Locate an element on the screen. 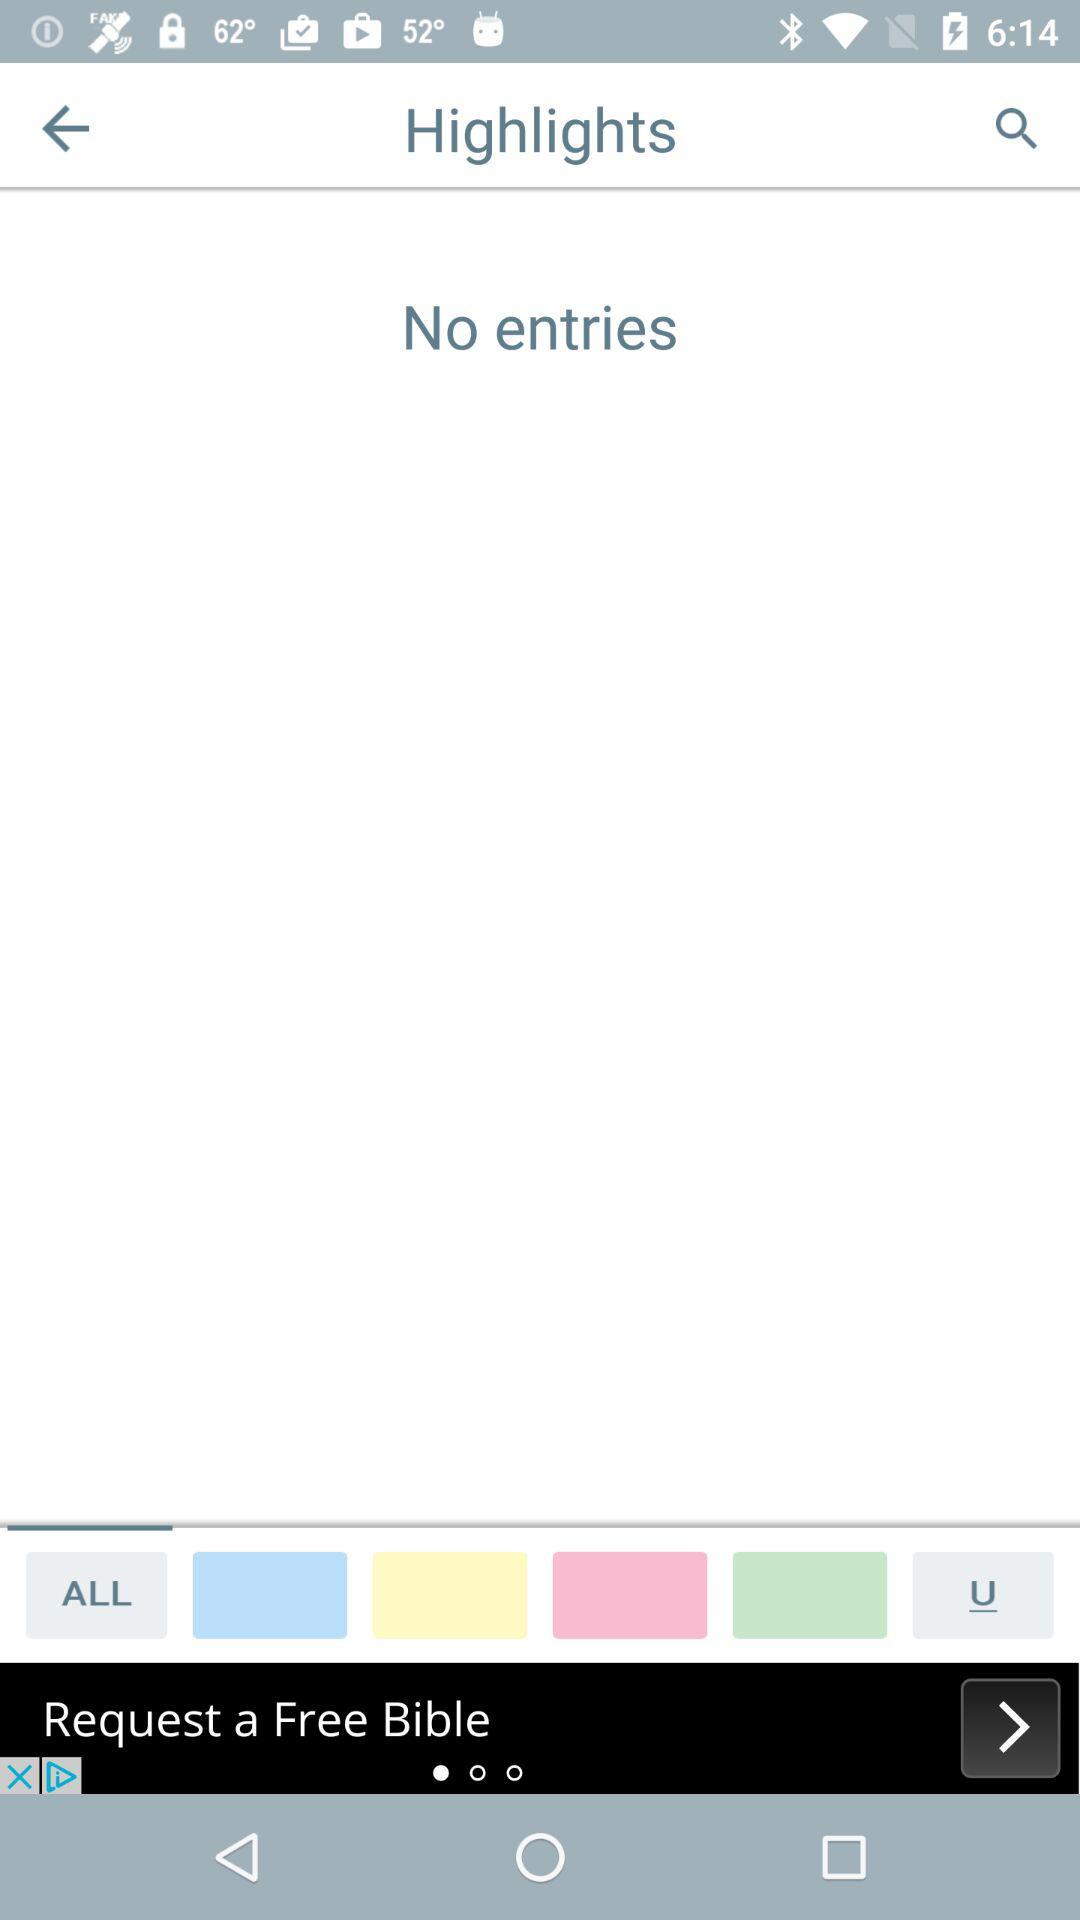  underline text option is located at coordinates (990, 1593).